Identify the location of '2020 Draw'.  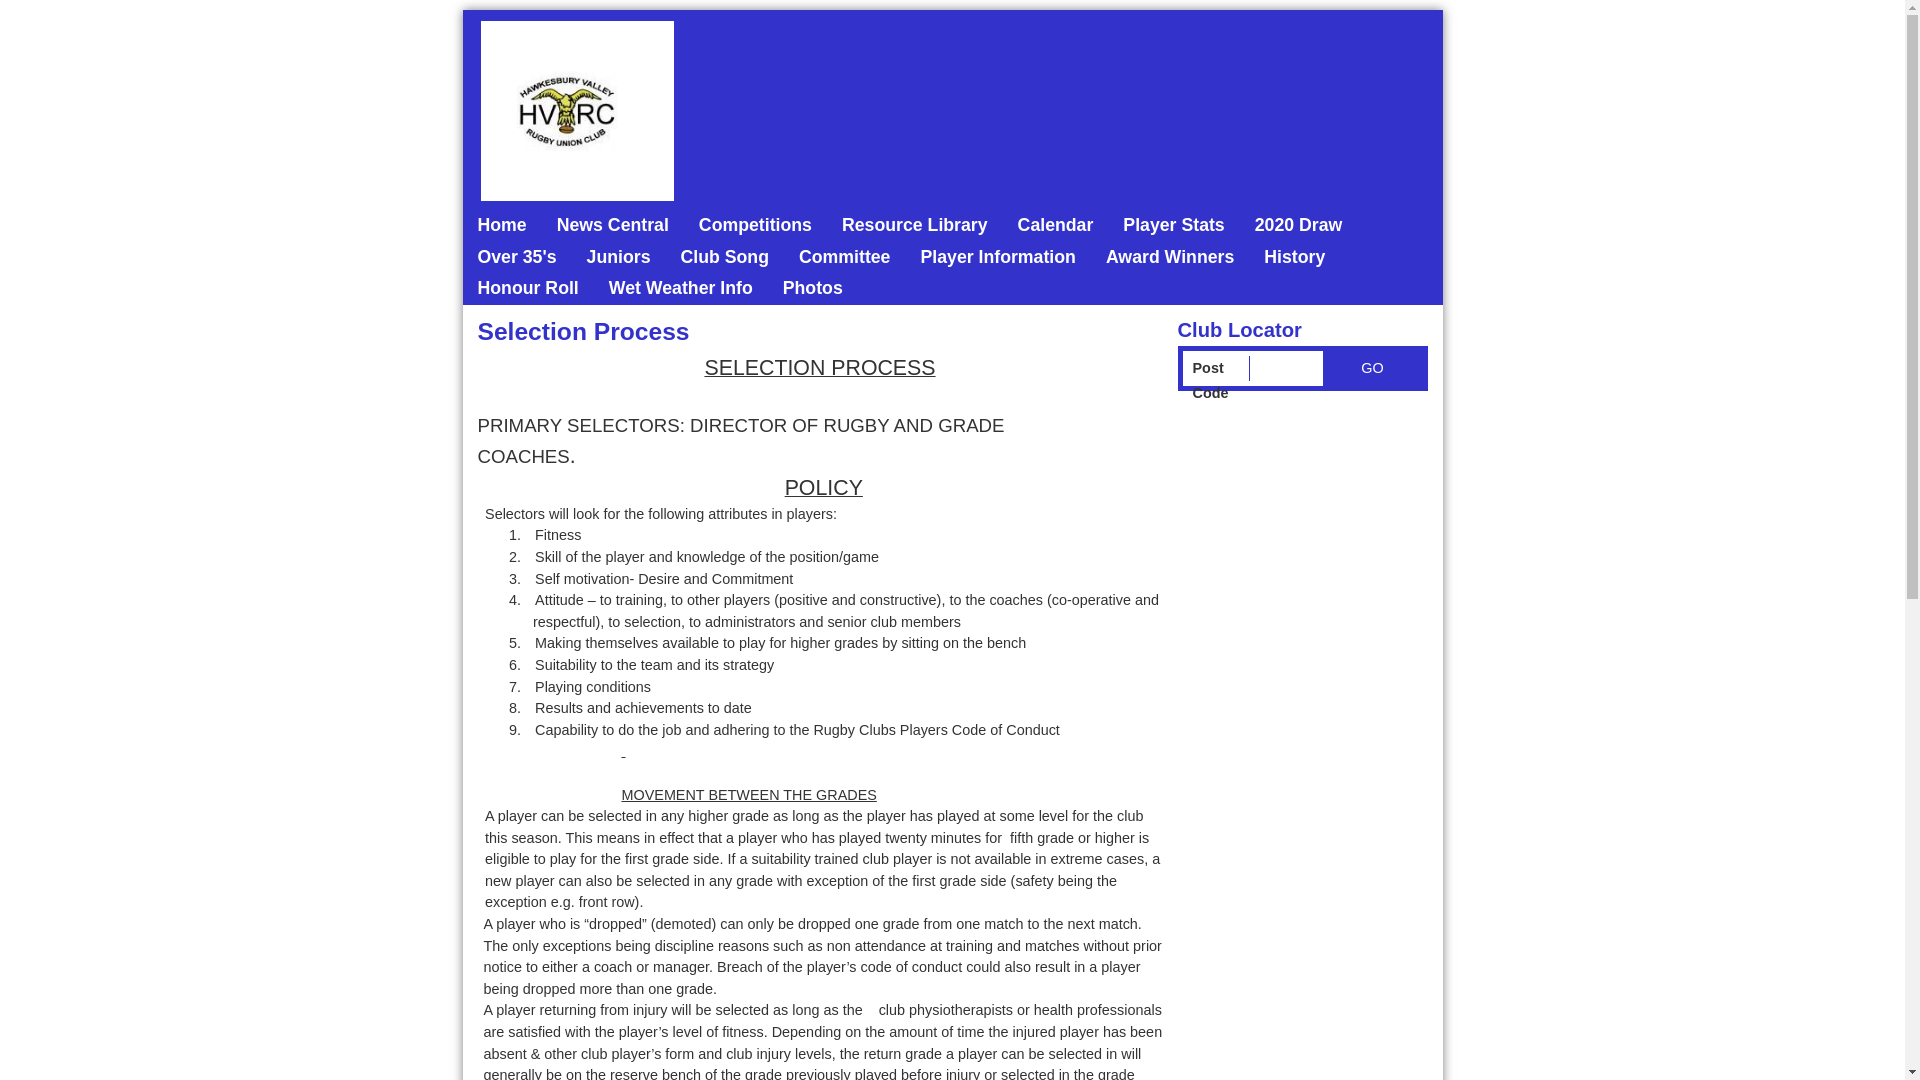
(1238, 225).